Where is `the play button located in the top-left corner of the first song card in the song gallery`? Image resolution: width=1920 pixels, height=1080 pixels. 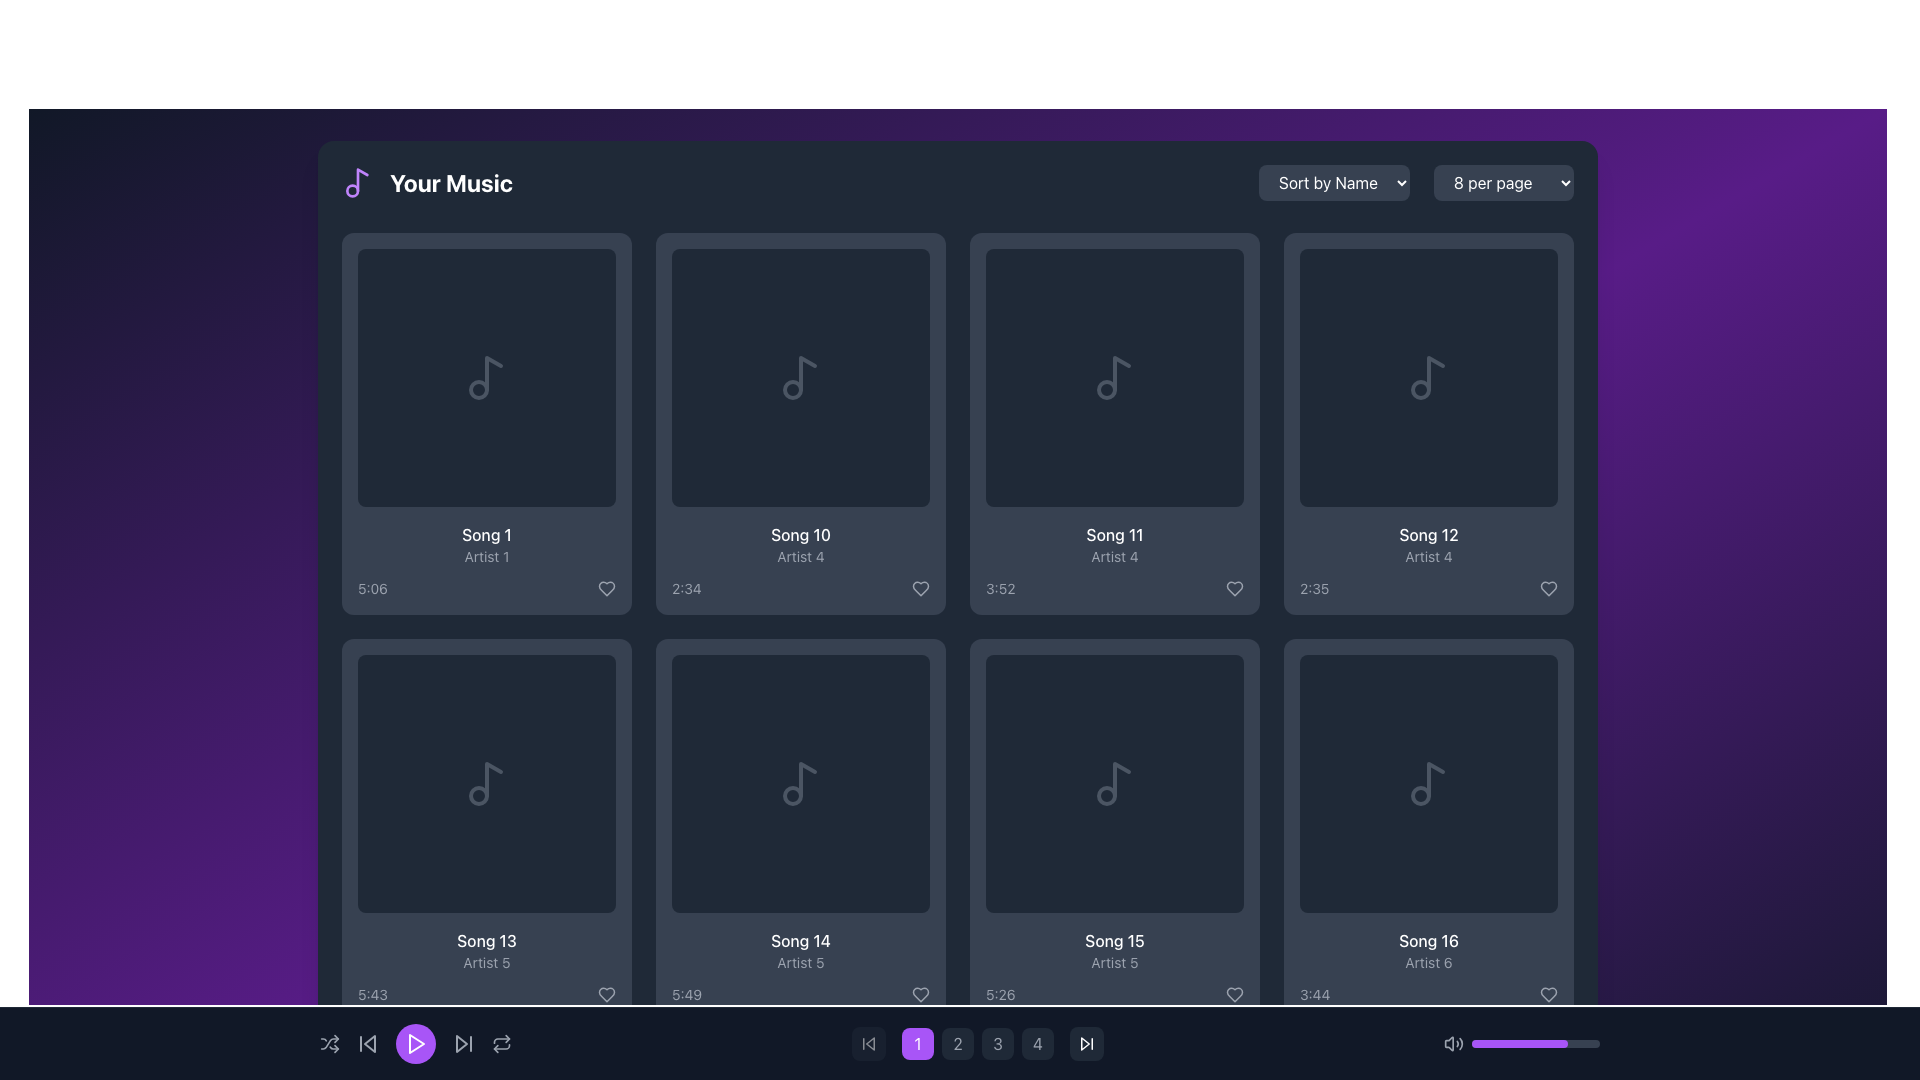 the play button located in the top-left corner of the first song card in the song gallery is located at coordinates (486, 378).